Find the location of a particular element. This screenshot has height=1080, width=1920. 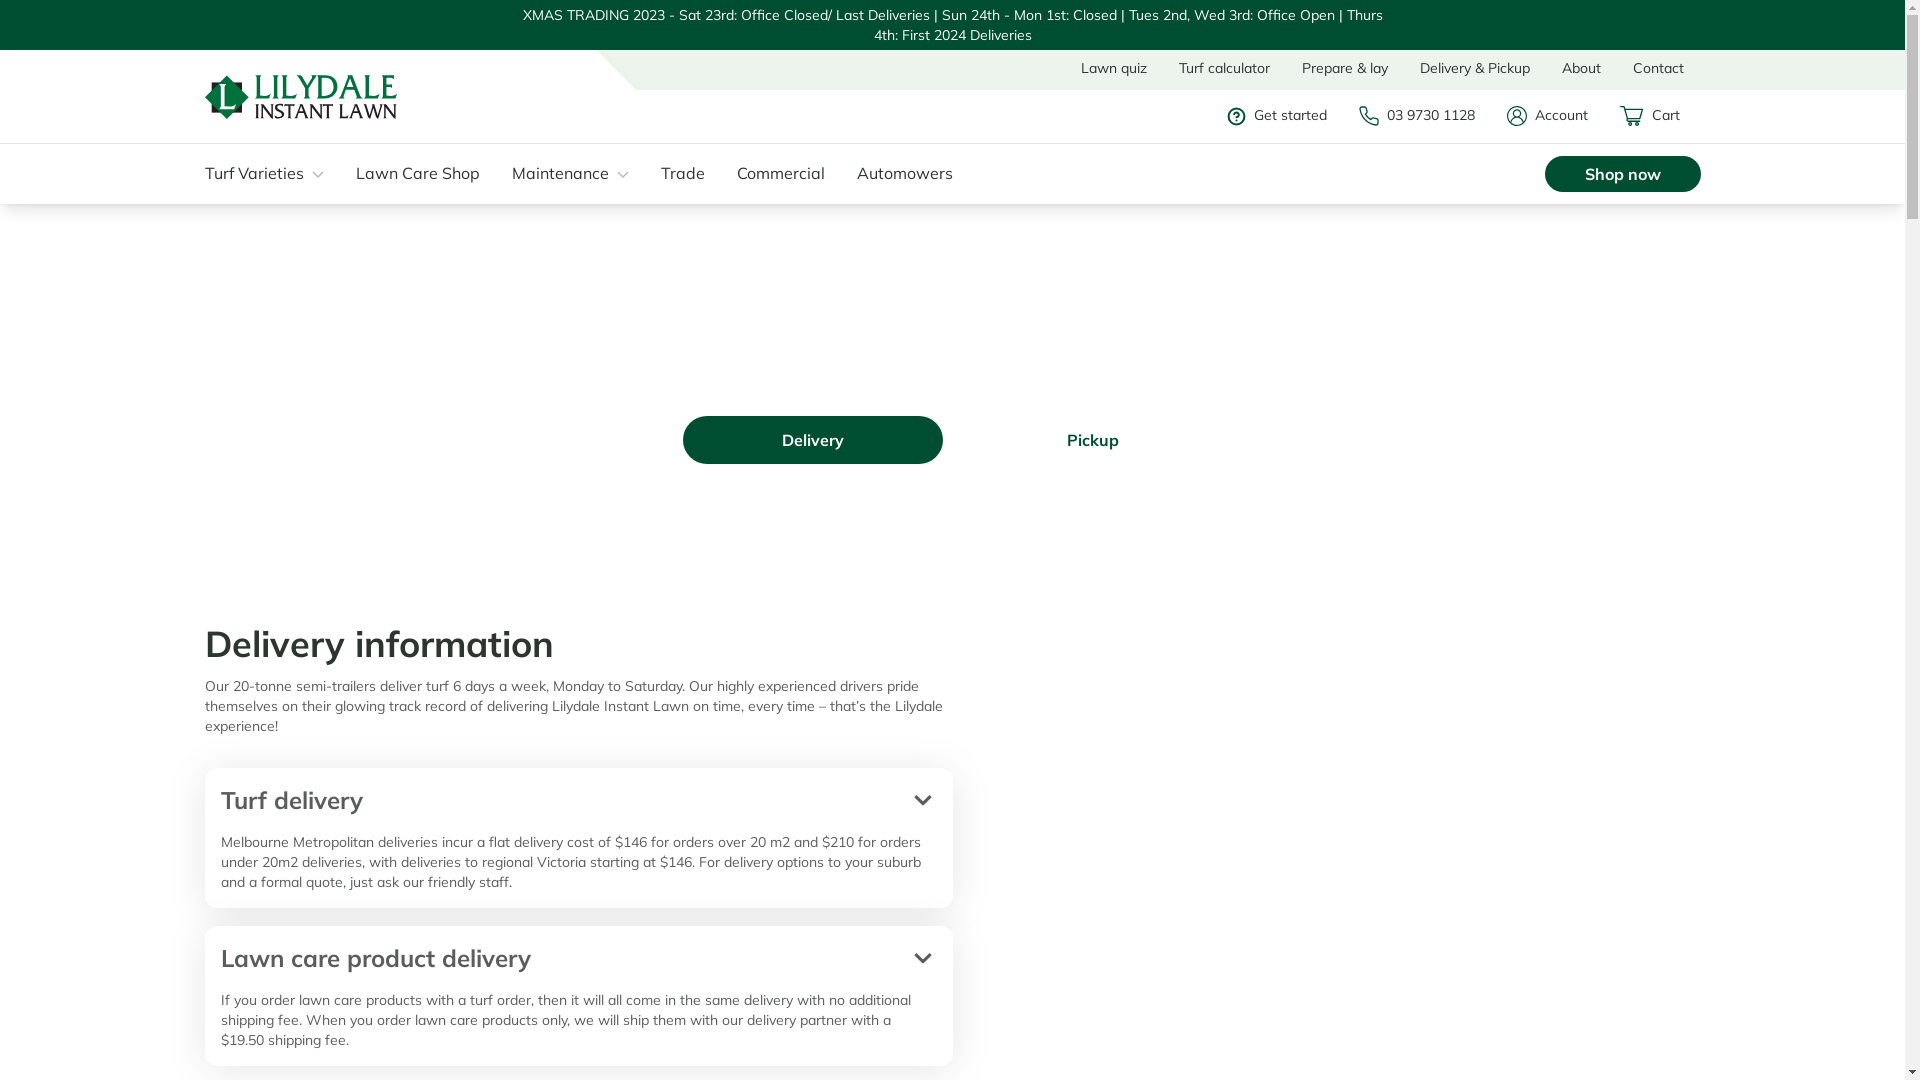

'Lawn Care Shop' is located at coordinates (426, 172).